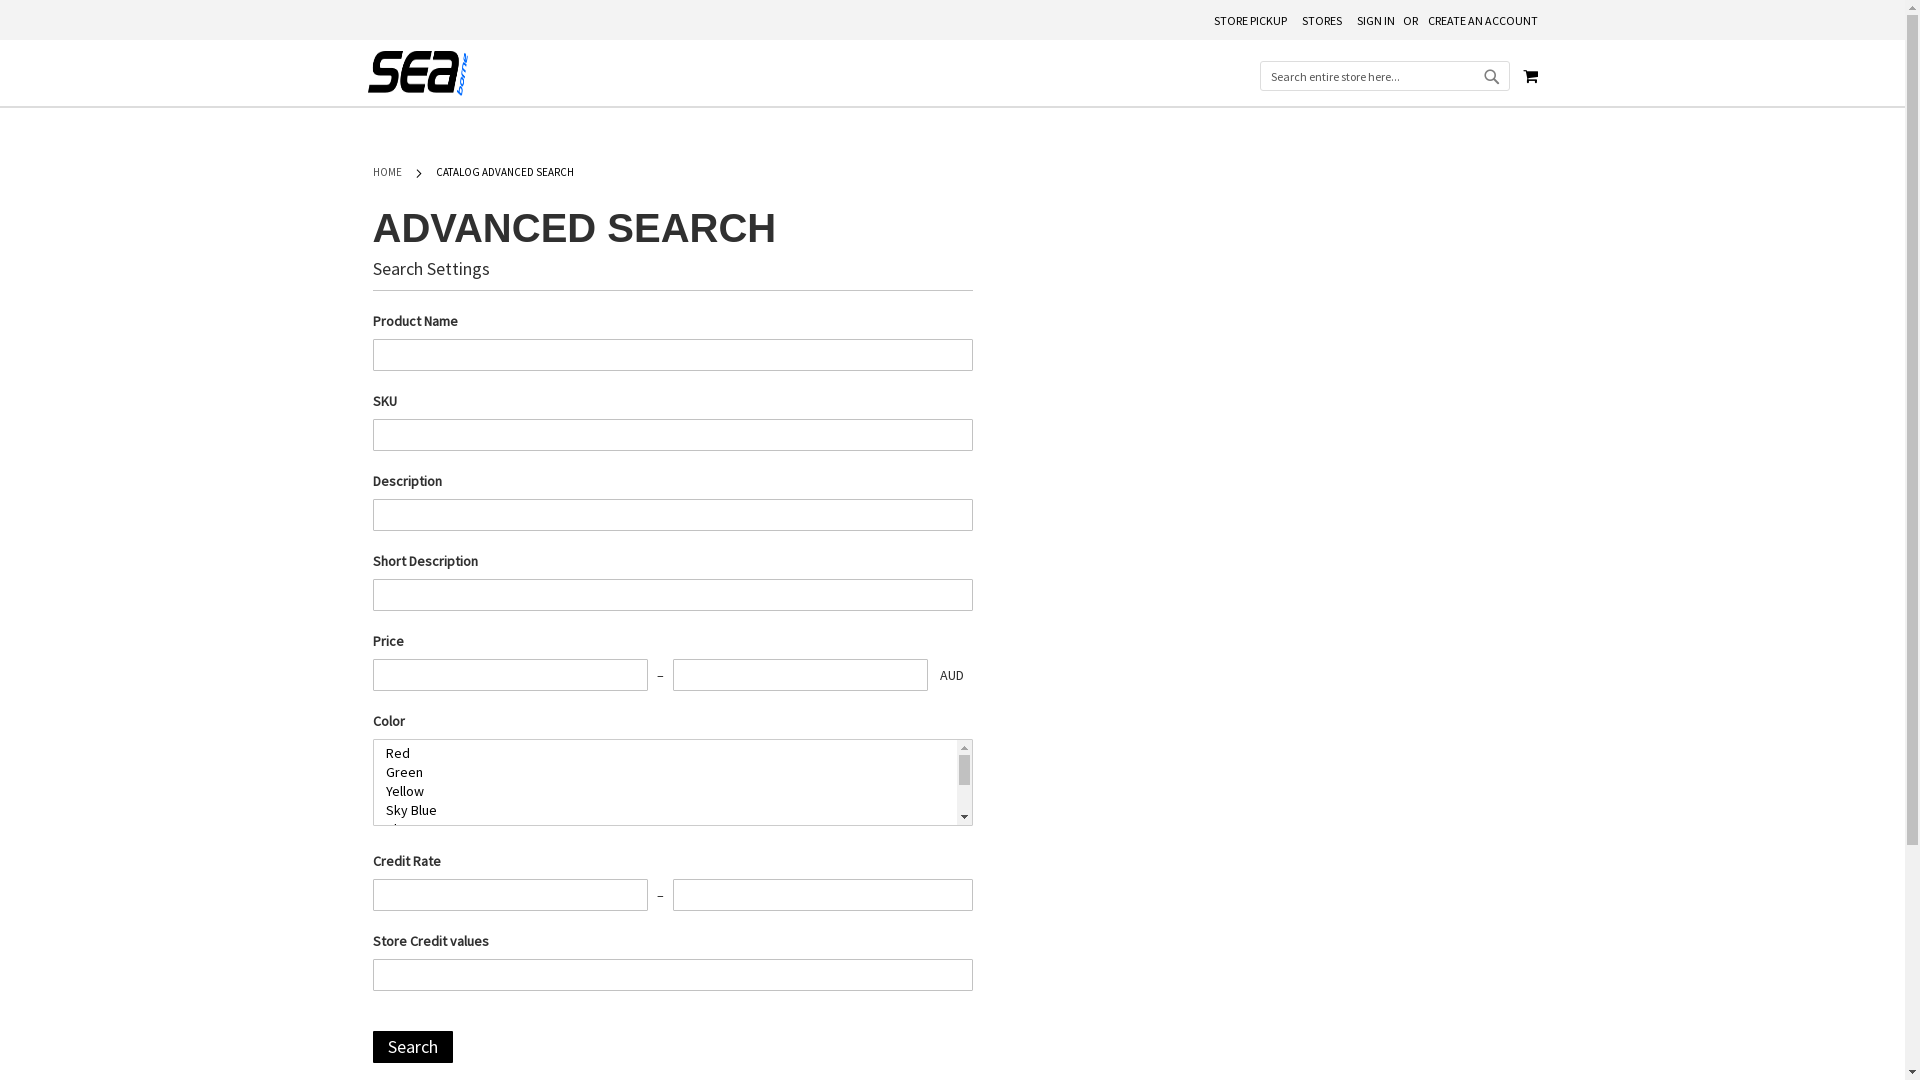  What do you see at coordinates (672, 974) in the screenshot?
I see `'Store Credit values'` at bounding box center [672, 974].